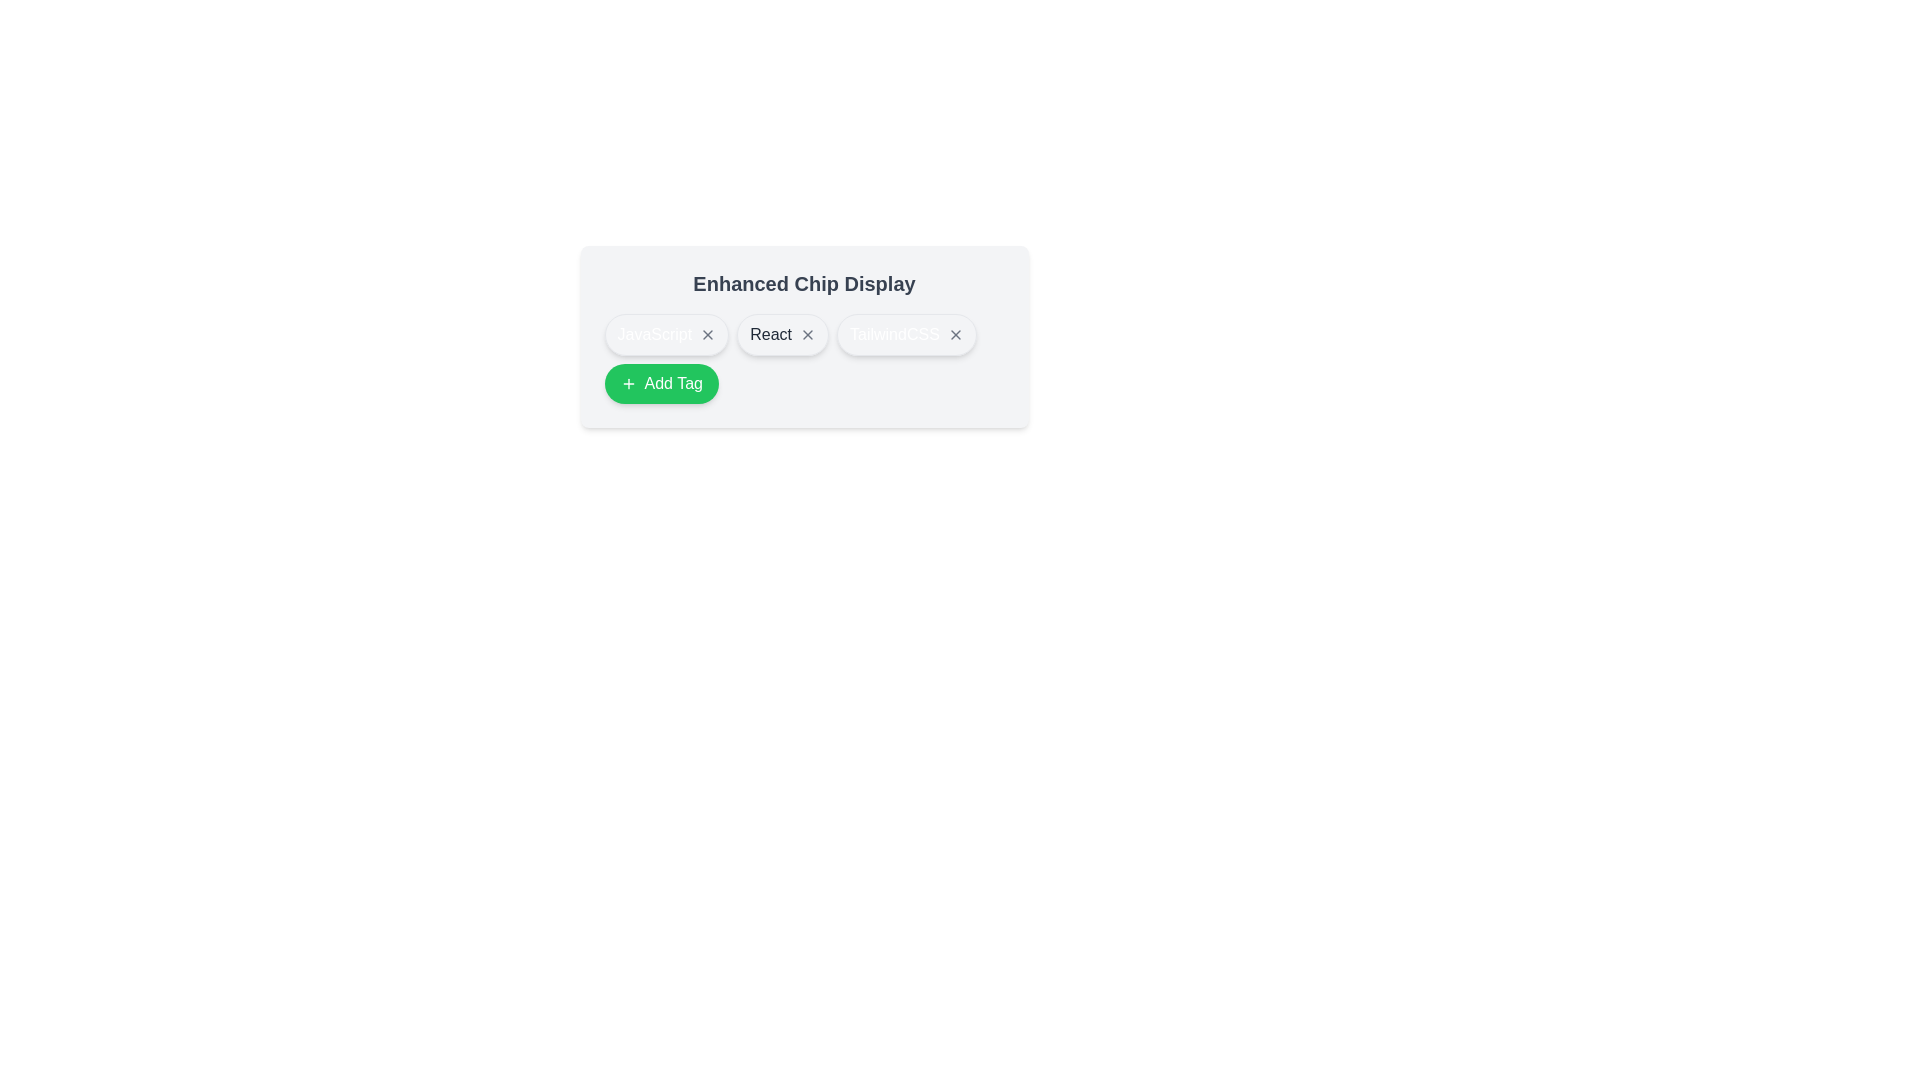 The height and width of the screenshot is (1080, 1920). What do you see at coordinates (954, 334) in the screenshot?
I see `the tag by clicking on the close icon of the tag with text TailwindCSS` at bounding box center [954, 334].